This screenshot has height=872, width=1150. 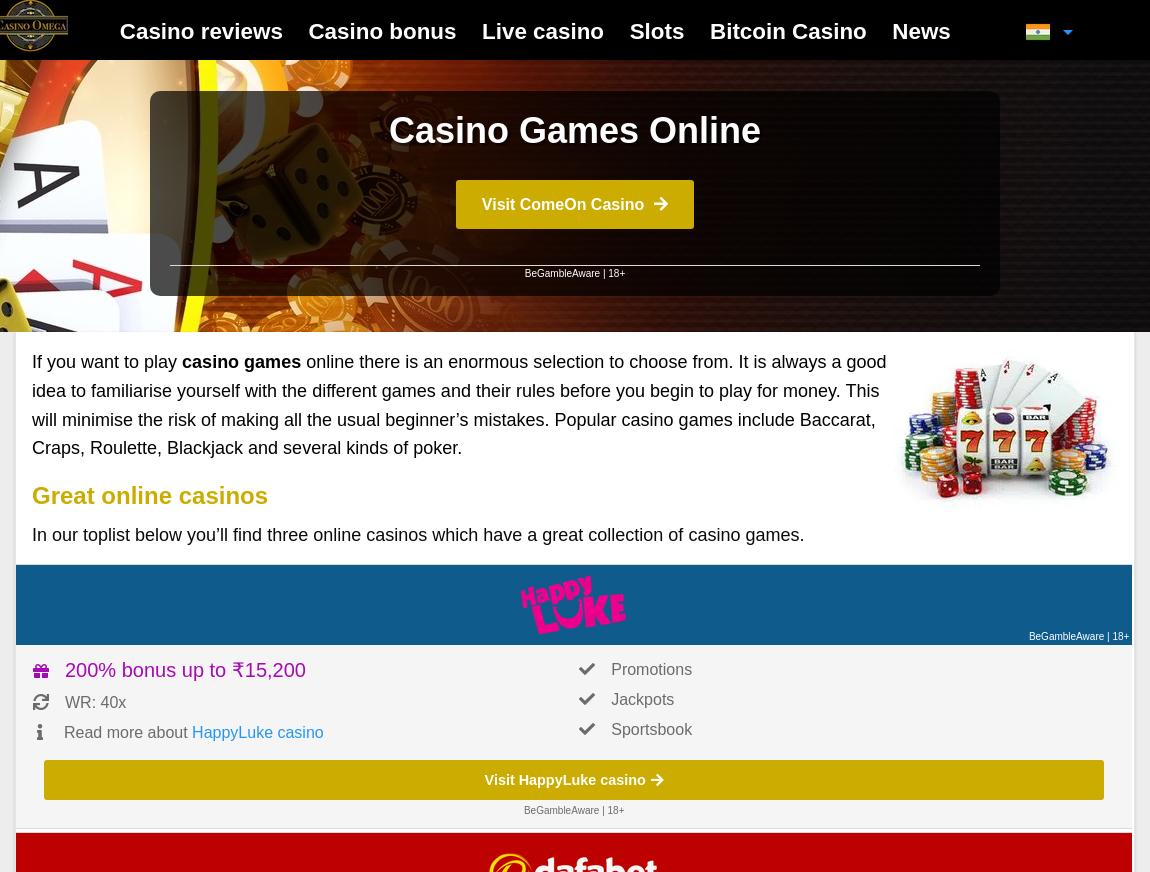 I want to click on '200% bonus up to ₹15,200', so click(x=184, y=667).